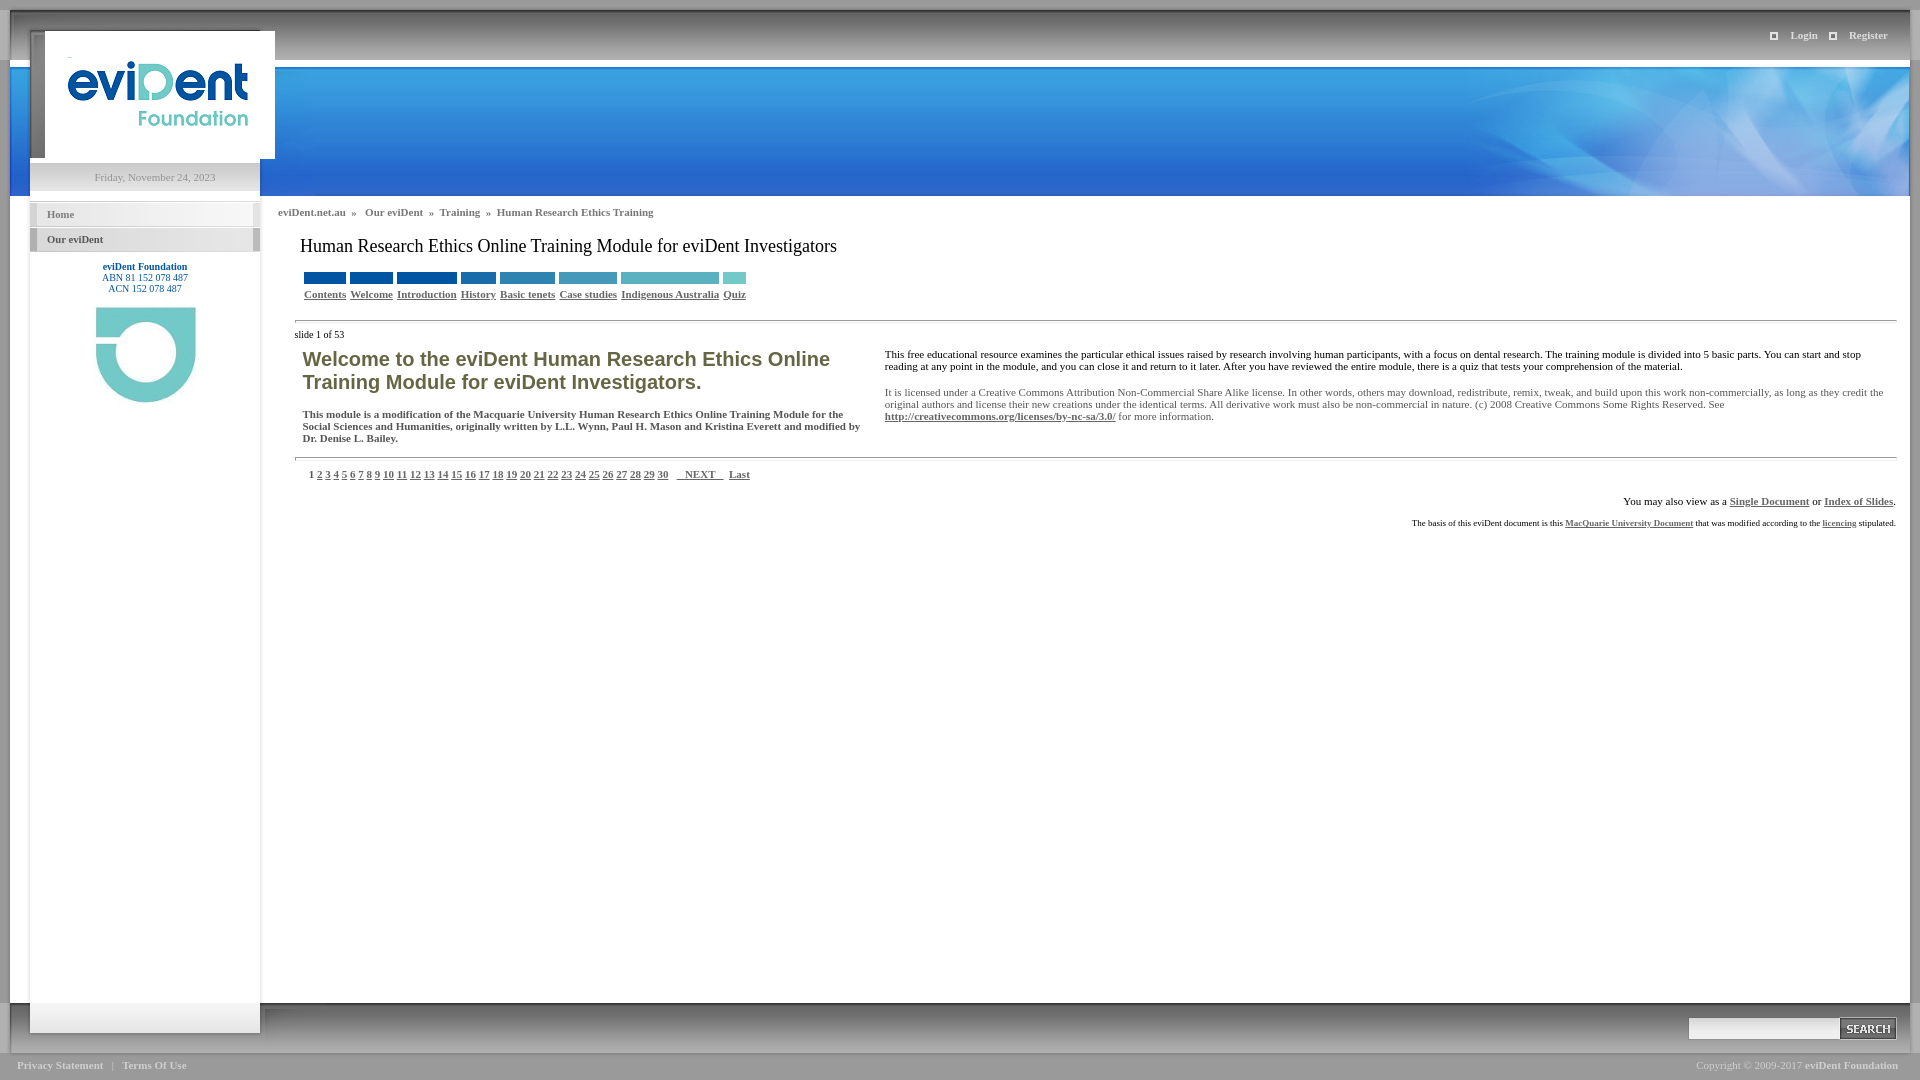 The width and height of the screenshot is (1920, 1080). Describe the element at coordinates (1857, 34) in the screenshot. I see `'Register'` at that location.